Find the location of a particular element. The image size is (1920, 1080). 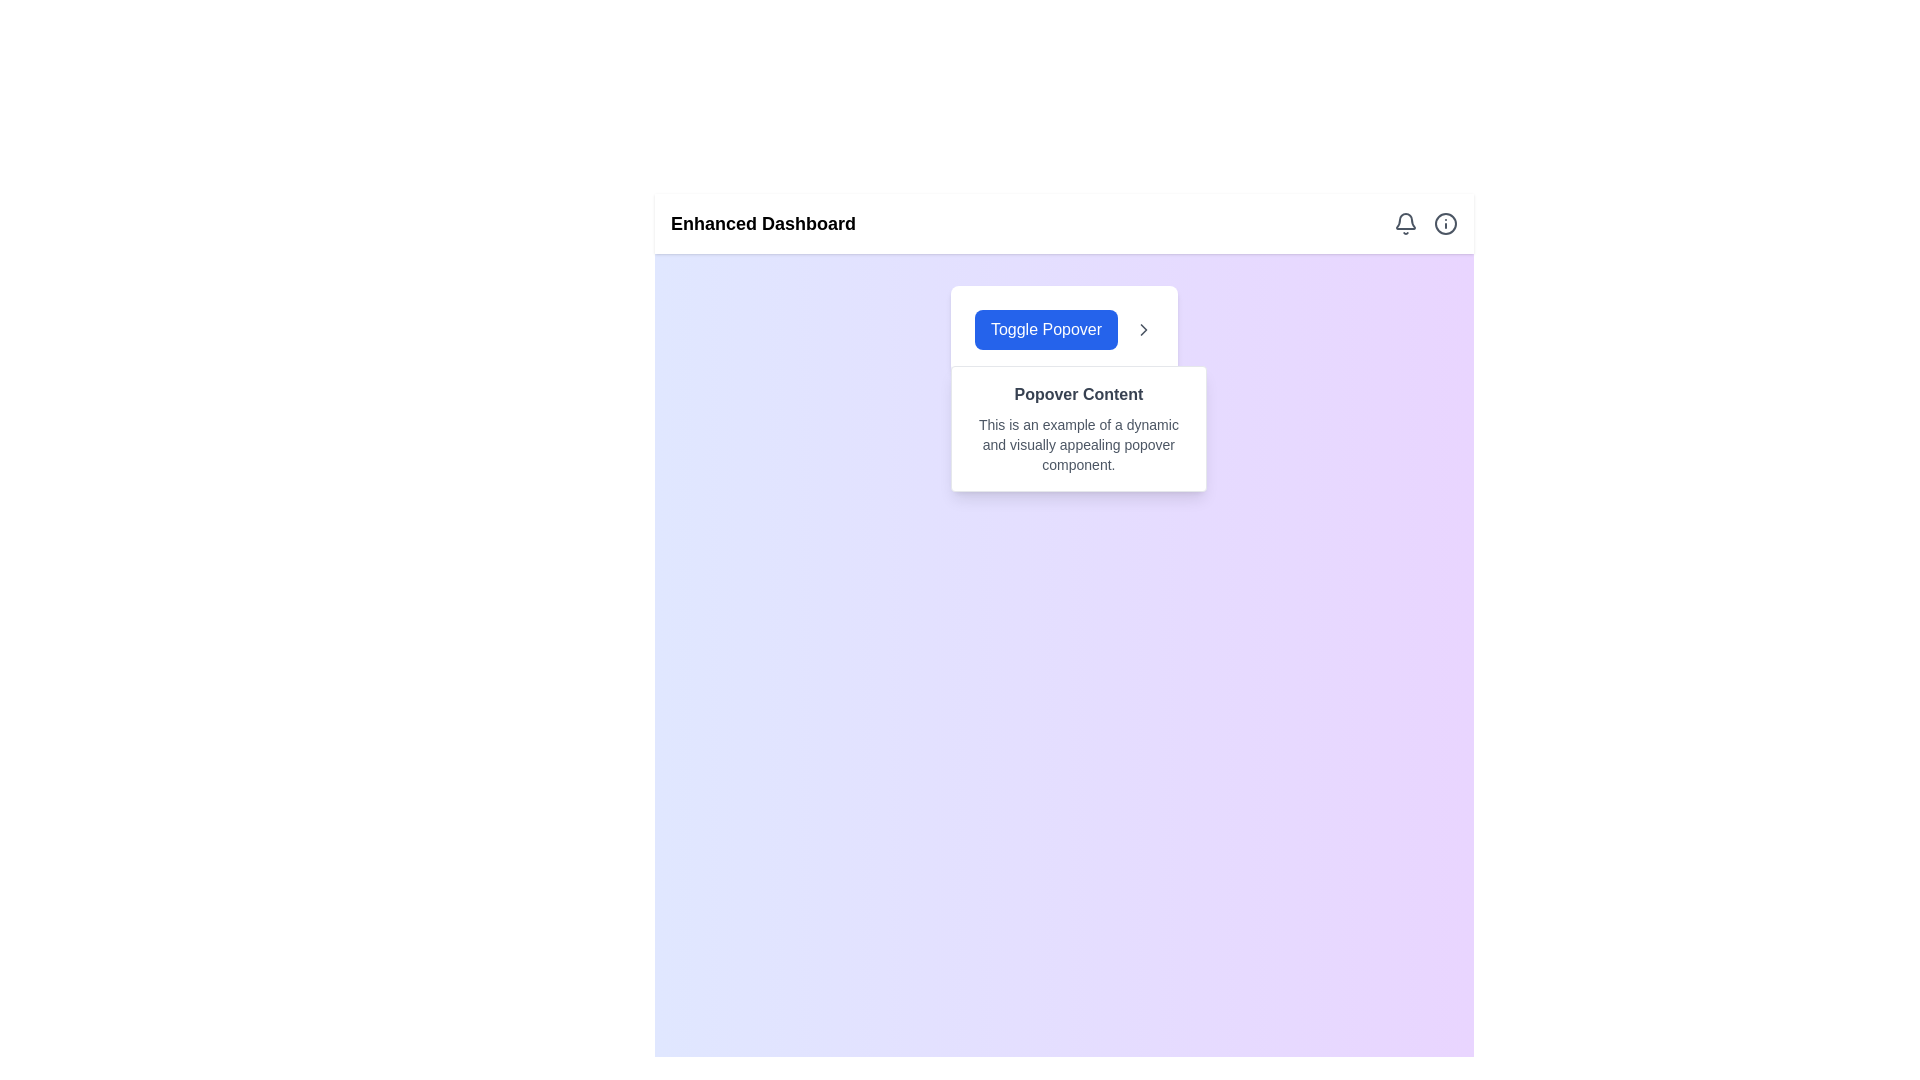

the first circle element within the top-right section of the SVG icon set, which has a defined border and no fill is located at coordinates (1445, 223).